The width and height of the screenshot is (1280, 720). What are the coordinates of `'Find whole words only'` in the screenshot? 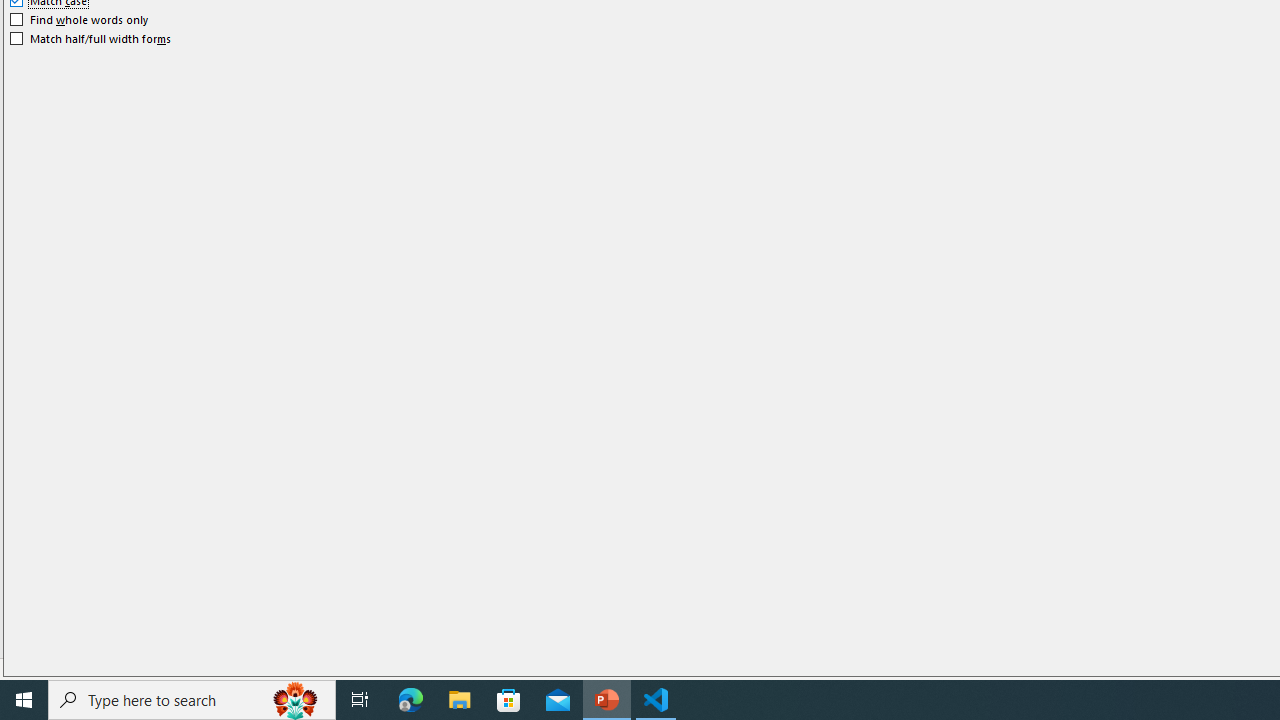 It's located at (80, 20).